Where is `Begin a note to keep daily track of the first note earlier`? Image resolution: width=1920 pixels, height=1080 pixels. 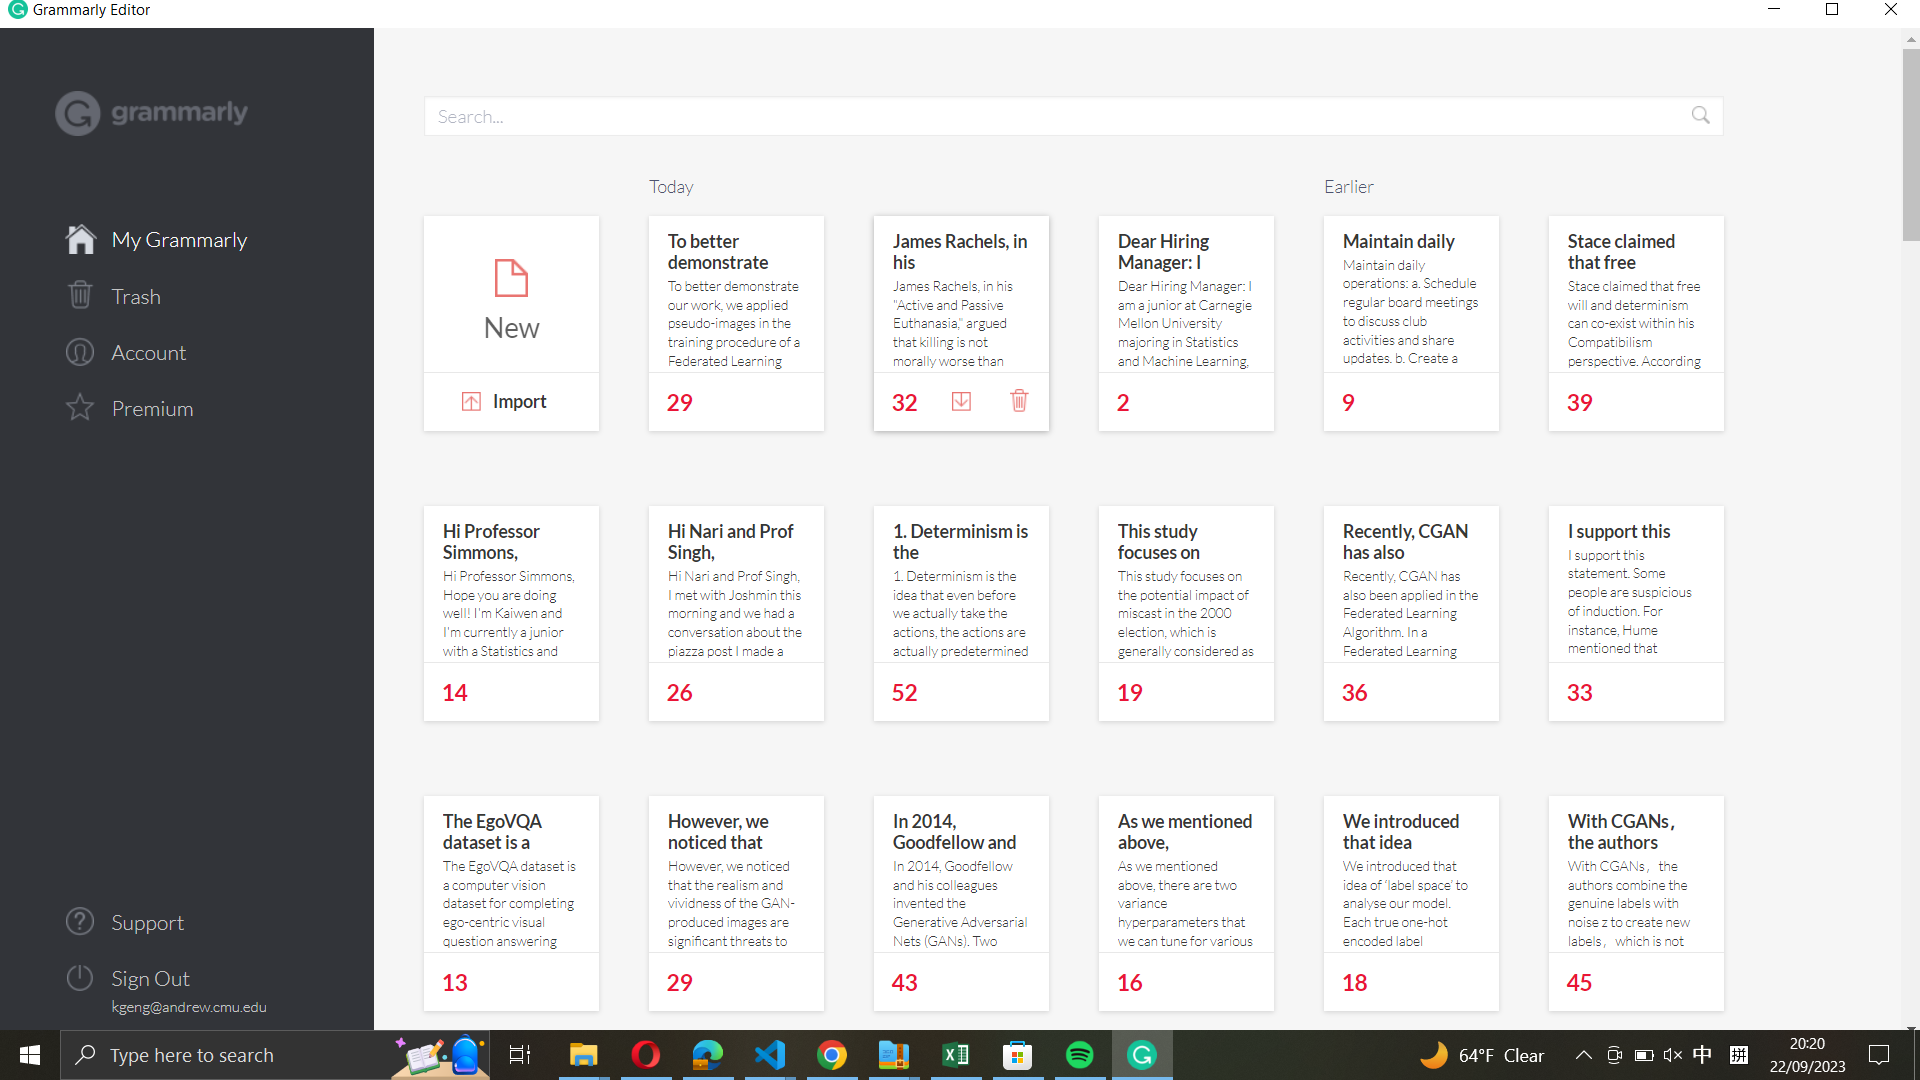
Begin a note to keep daily track of the first note earlier is located at coordinates (1411, 293).